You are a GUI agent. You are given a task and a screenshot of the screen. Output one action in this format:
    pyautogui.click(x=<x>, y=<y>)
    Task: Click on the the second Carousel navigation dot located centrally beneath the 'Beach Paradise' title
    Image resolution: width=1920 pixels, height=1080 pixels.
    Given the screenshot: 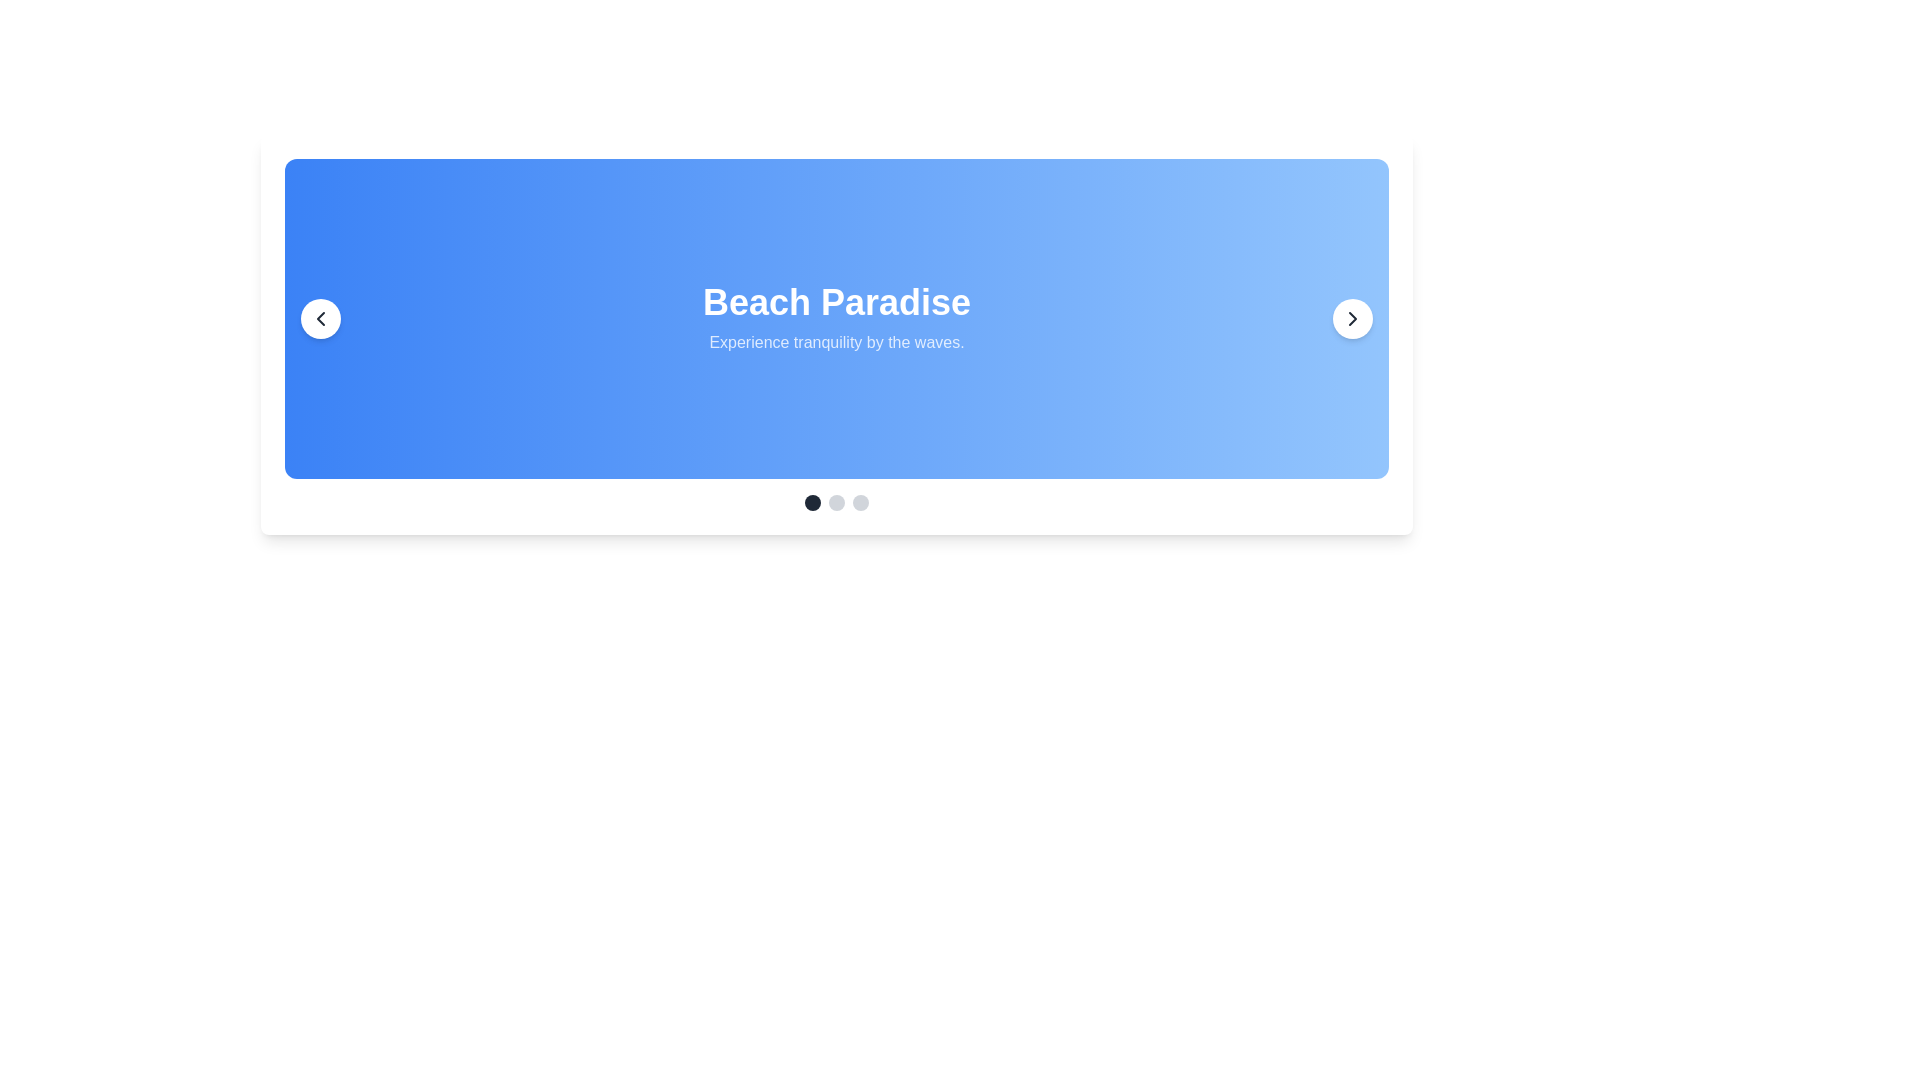 What is the action you would take?
    pyautogui.click(x=836, y=501)
    